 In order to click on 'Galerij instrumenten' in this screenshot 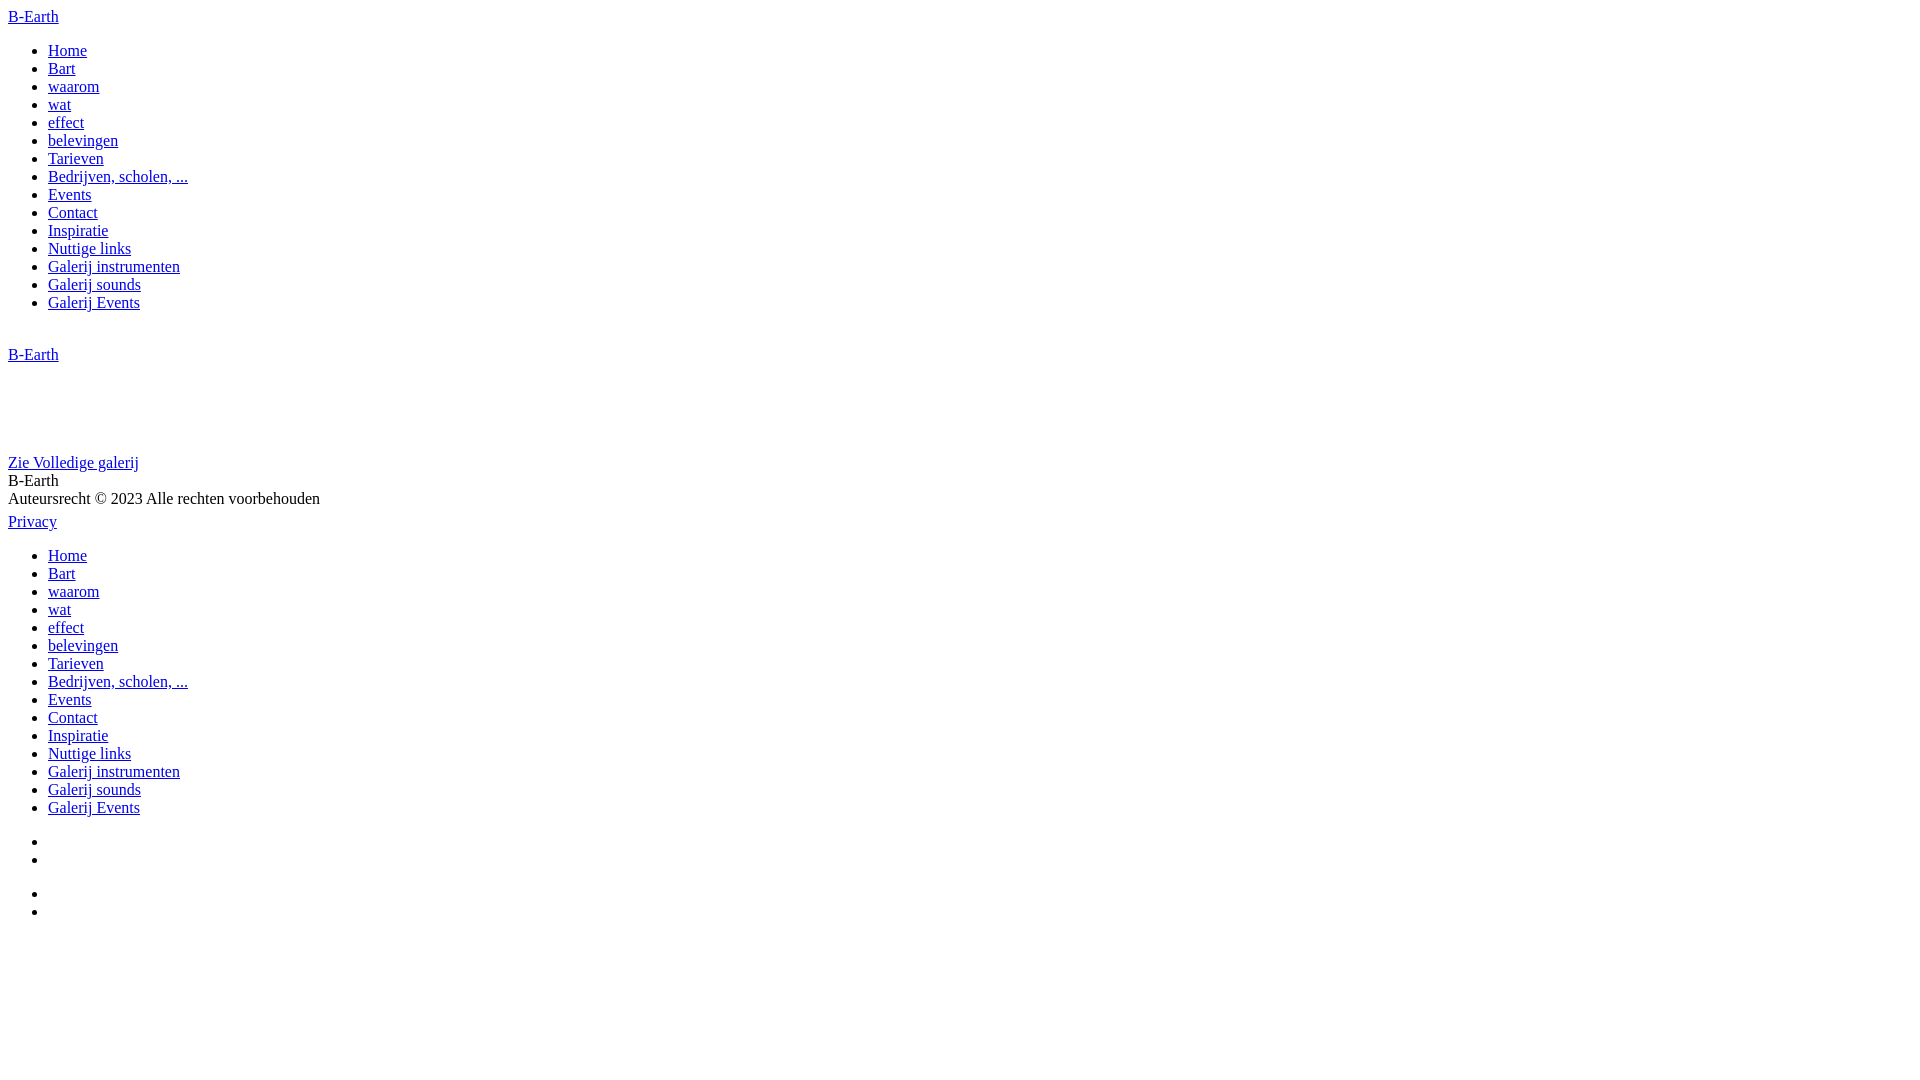, I will do `click(48, 265)`.